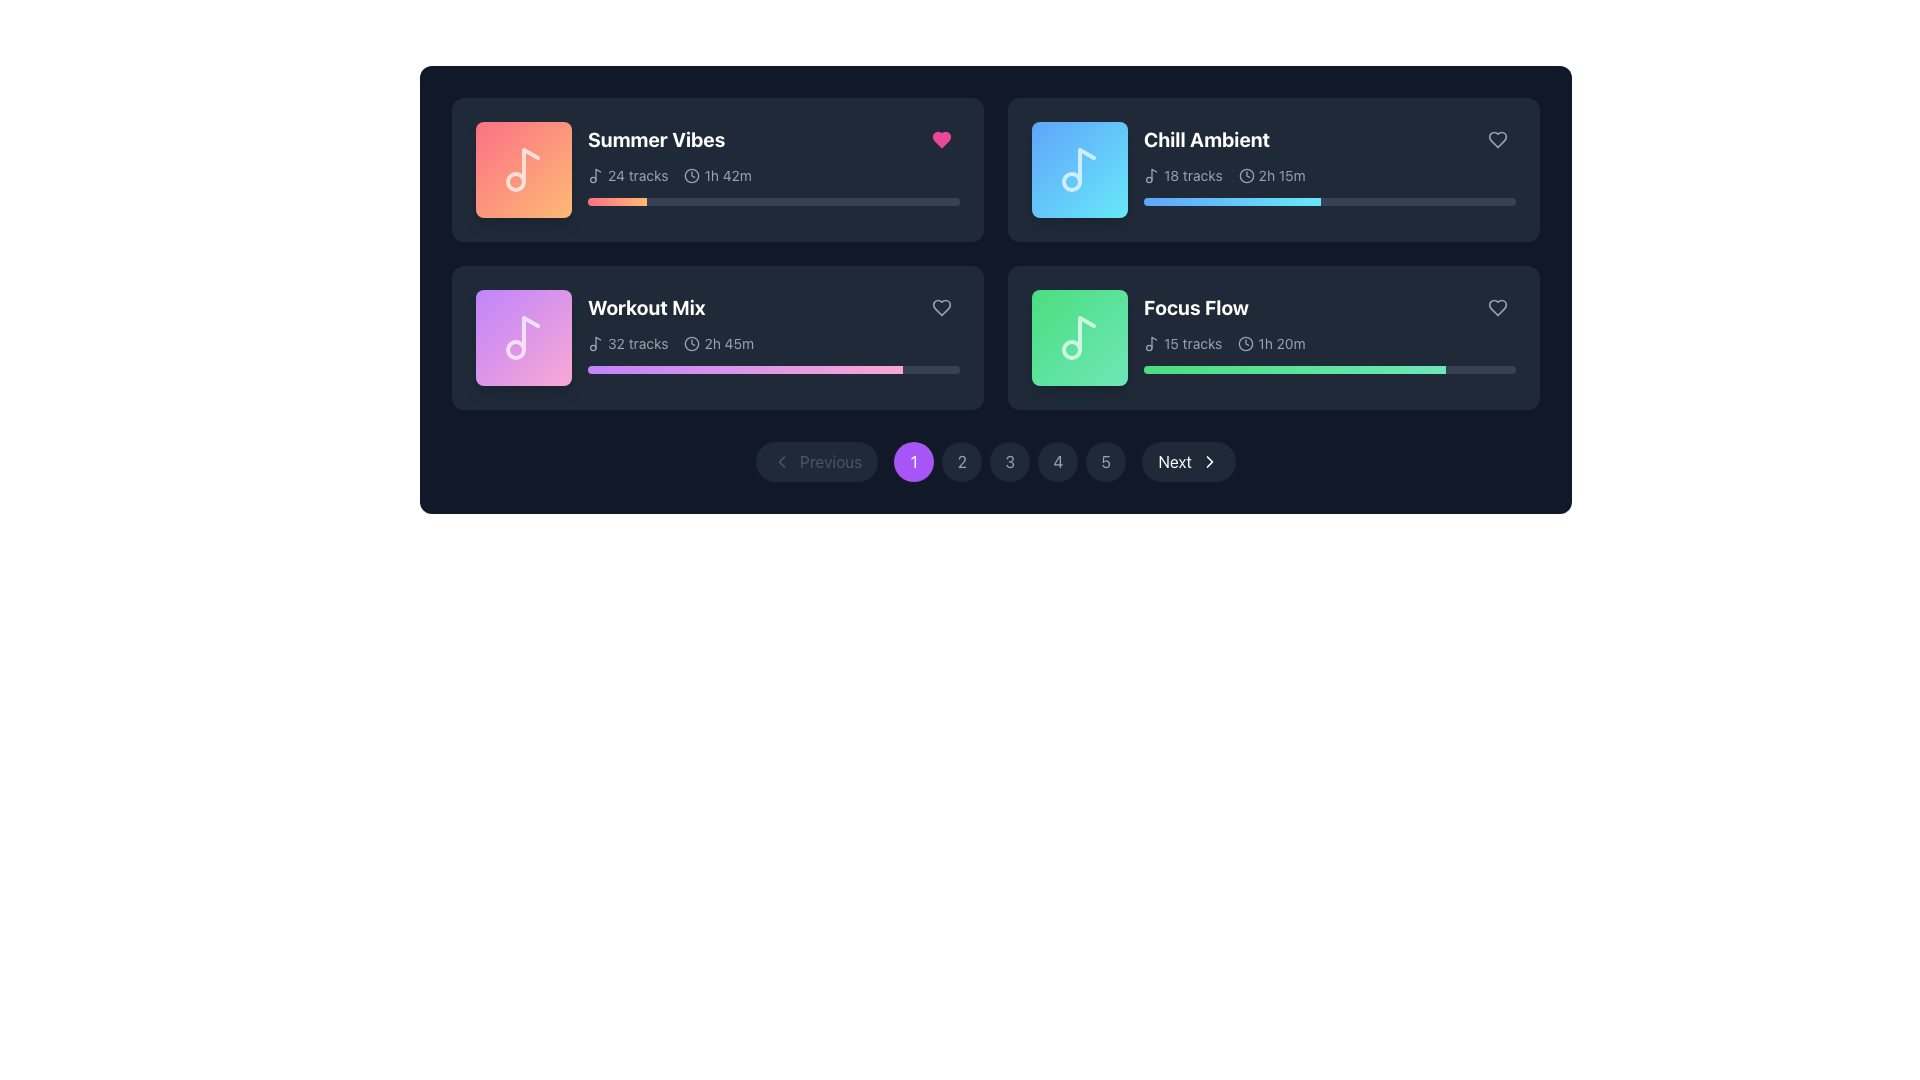 The image size is (1920, 1080). Describe the element at coordinates (772, 370) in the screenshot. I see `the progress bar located in the 'Workout Mix' section, which serves as a progress indicator for the associated content` at that location.